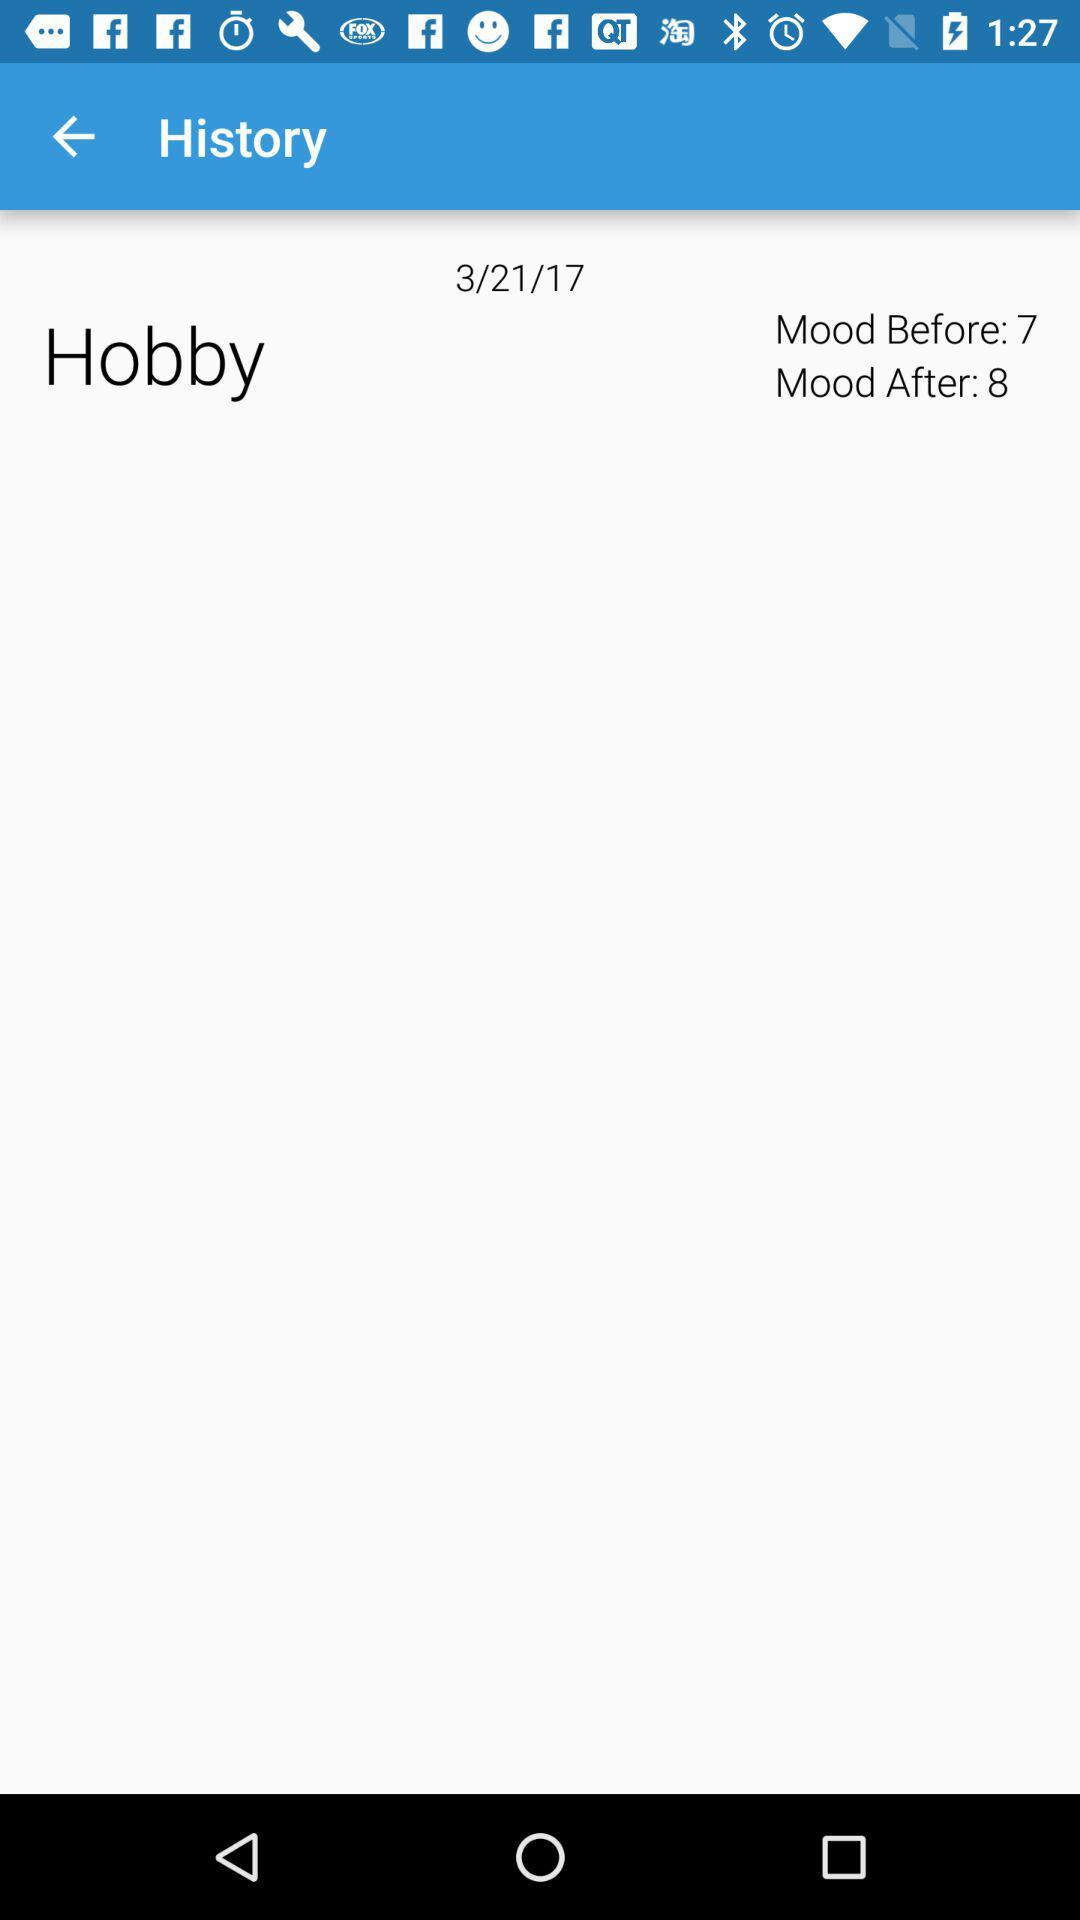 Image resolution: width=1080 pixels, height=1920 pixels. I want to click on item above hobby app, so click(72, 135).